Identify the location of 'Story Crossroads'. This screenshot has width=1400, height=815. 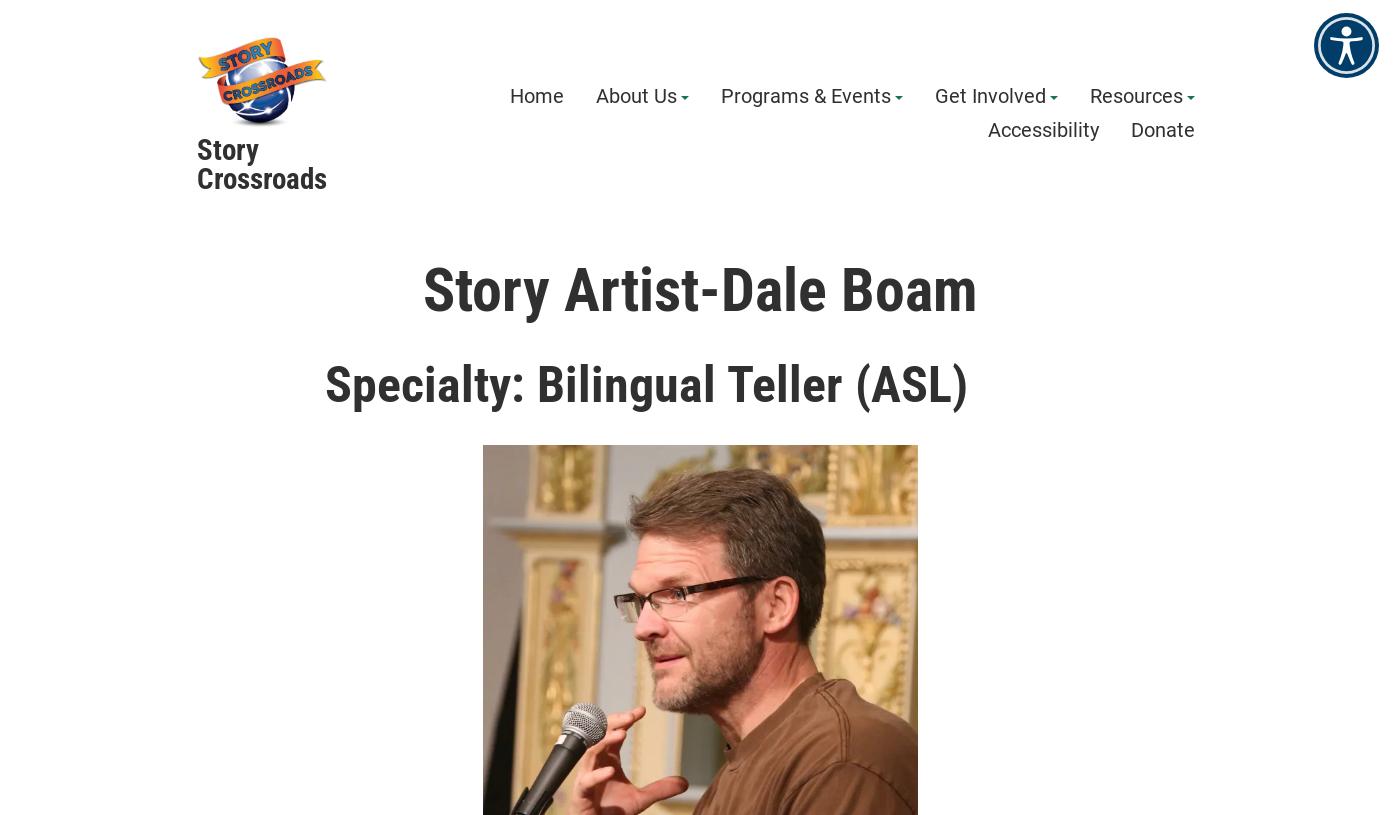
(196, 163).